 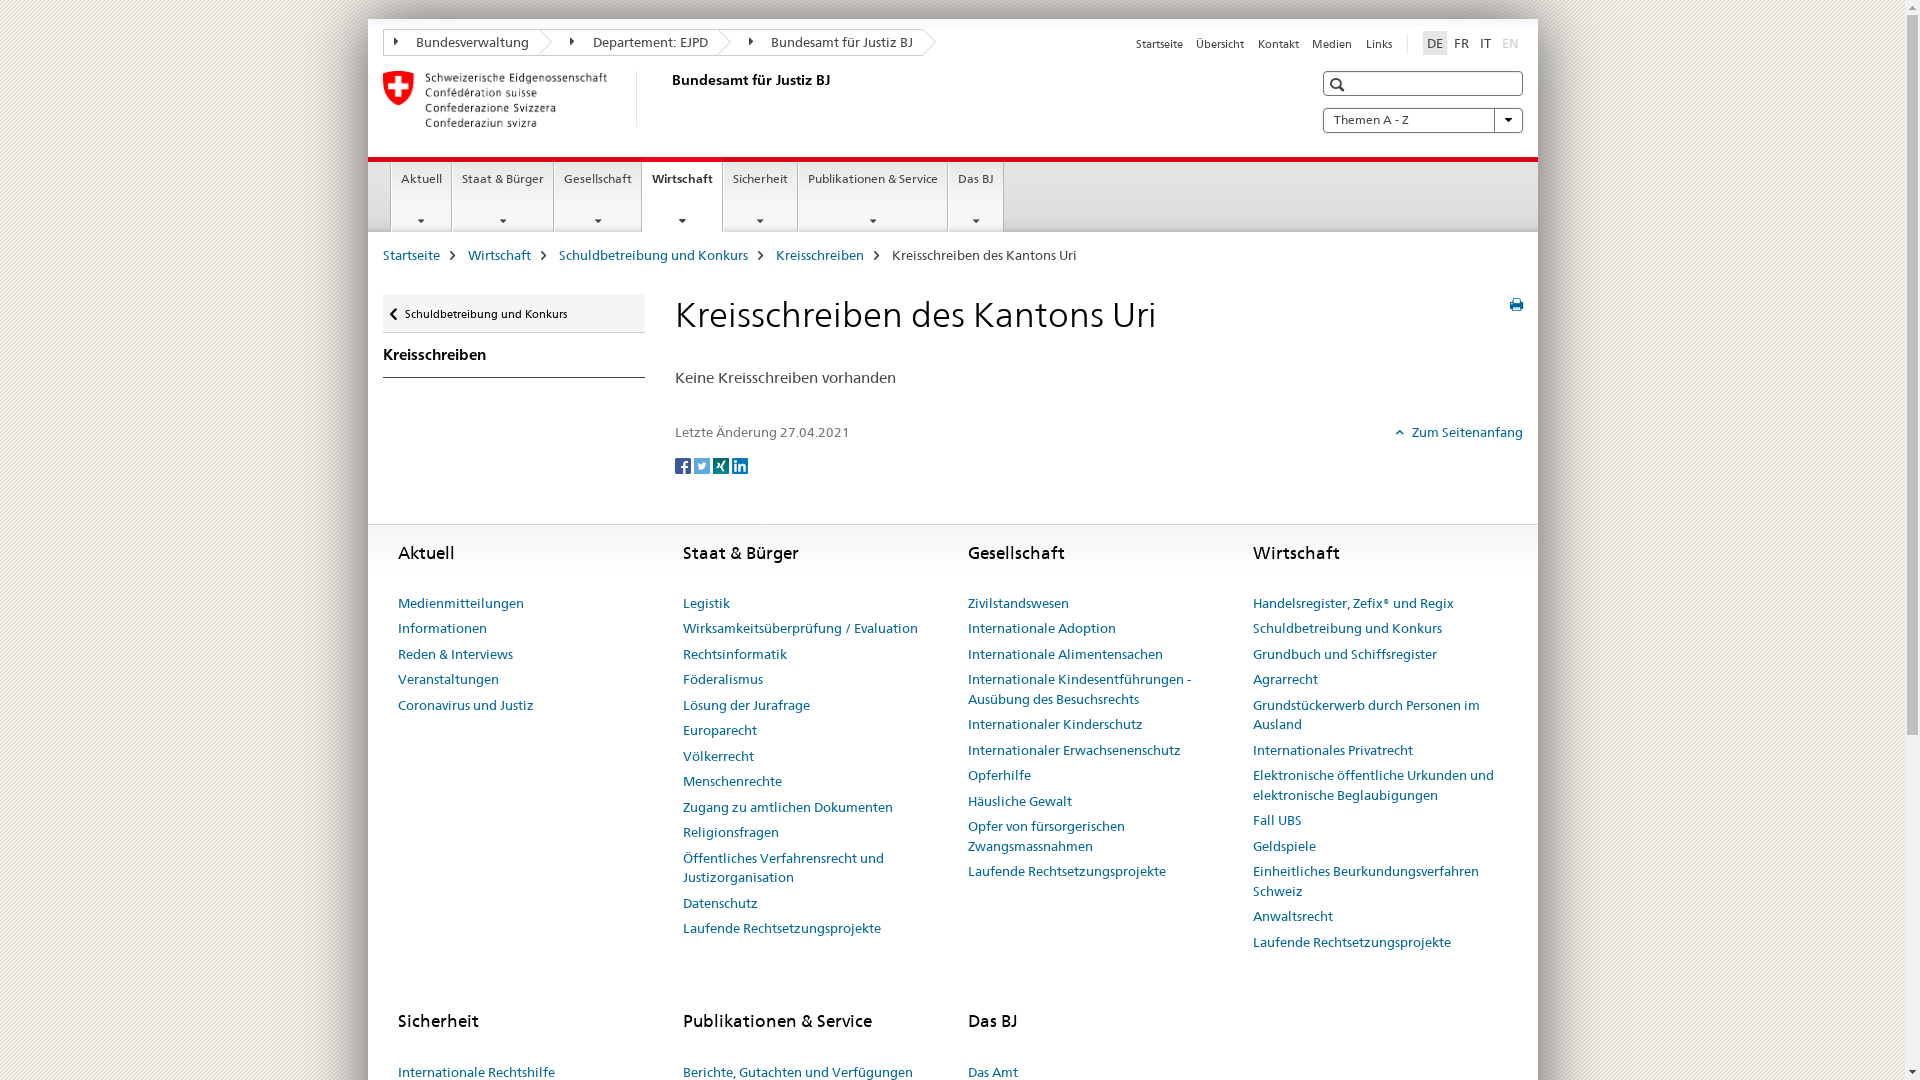 What do you see at coordinates (999, 774) in the screenshot?
I see `'Opferhilfe'` at bounding box center [999, 774].